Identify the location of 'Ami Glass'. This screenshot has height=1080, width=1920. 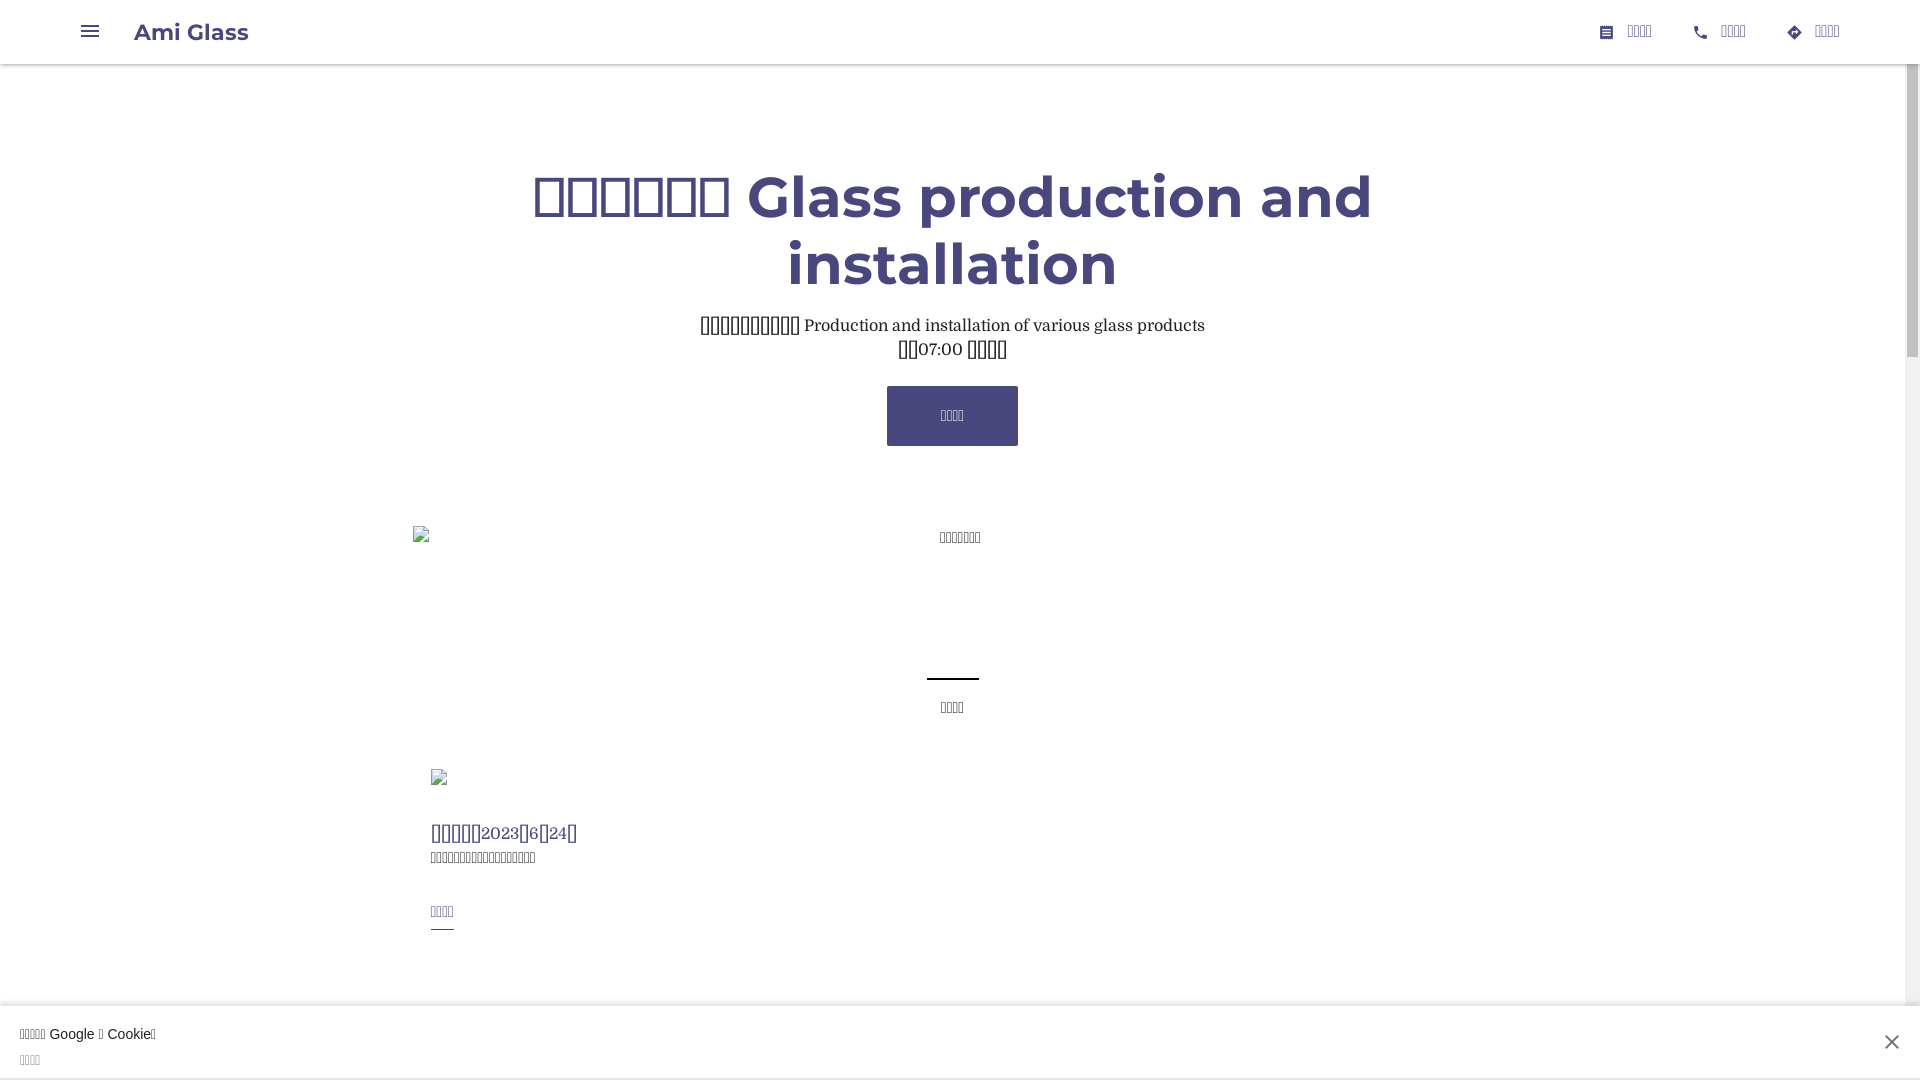
(191, 31).